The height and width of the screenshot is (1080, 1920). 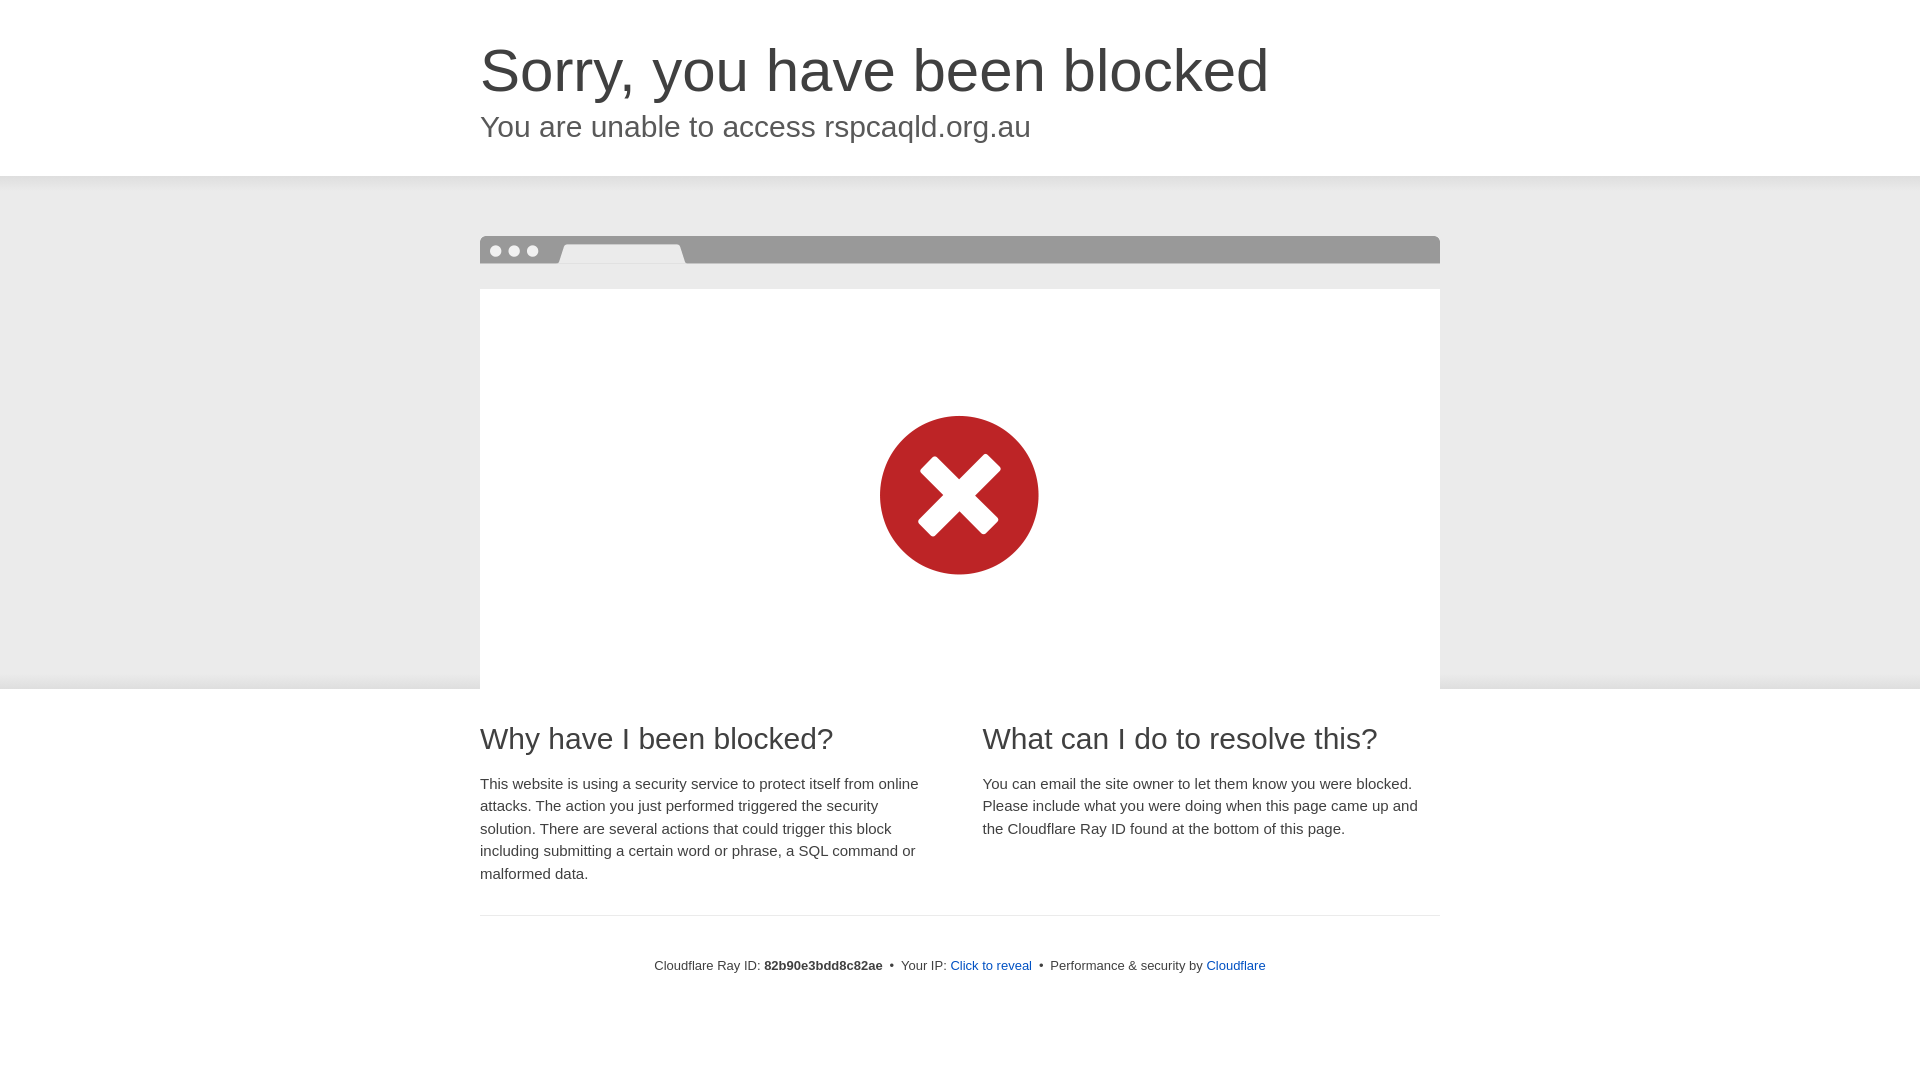 What do you see at coordinates (990, 964) in the screenshot?
I see `'Click to reveal'` at bounding box center [990, 964].